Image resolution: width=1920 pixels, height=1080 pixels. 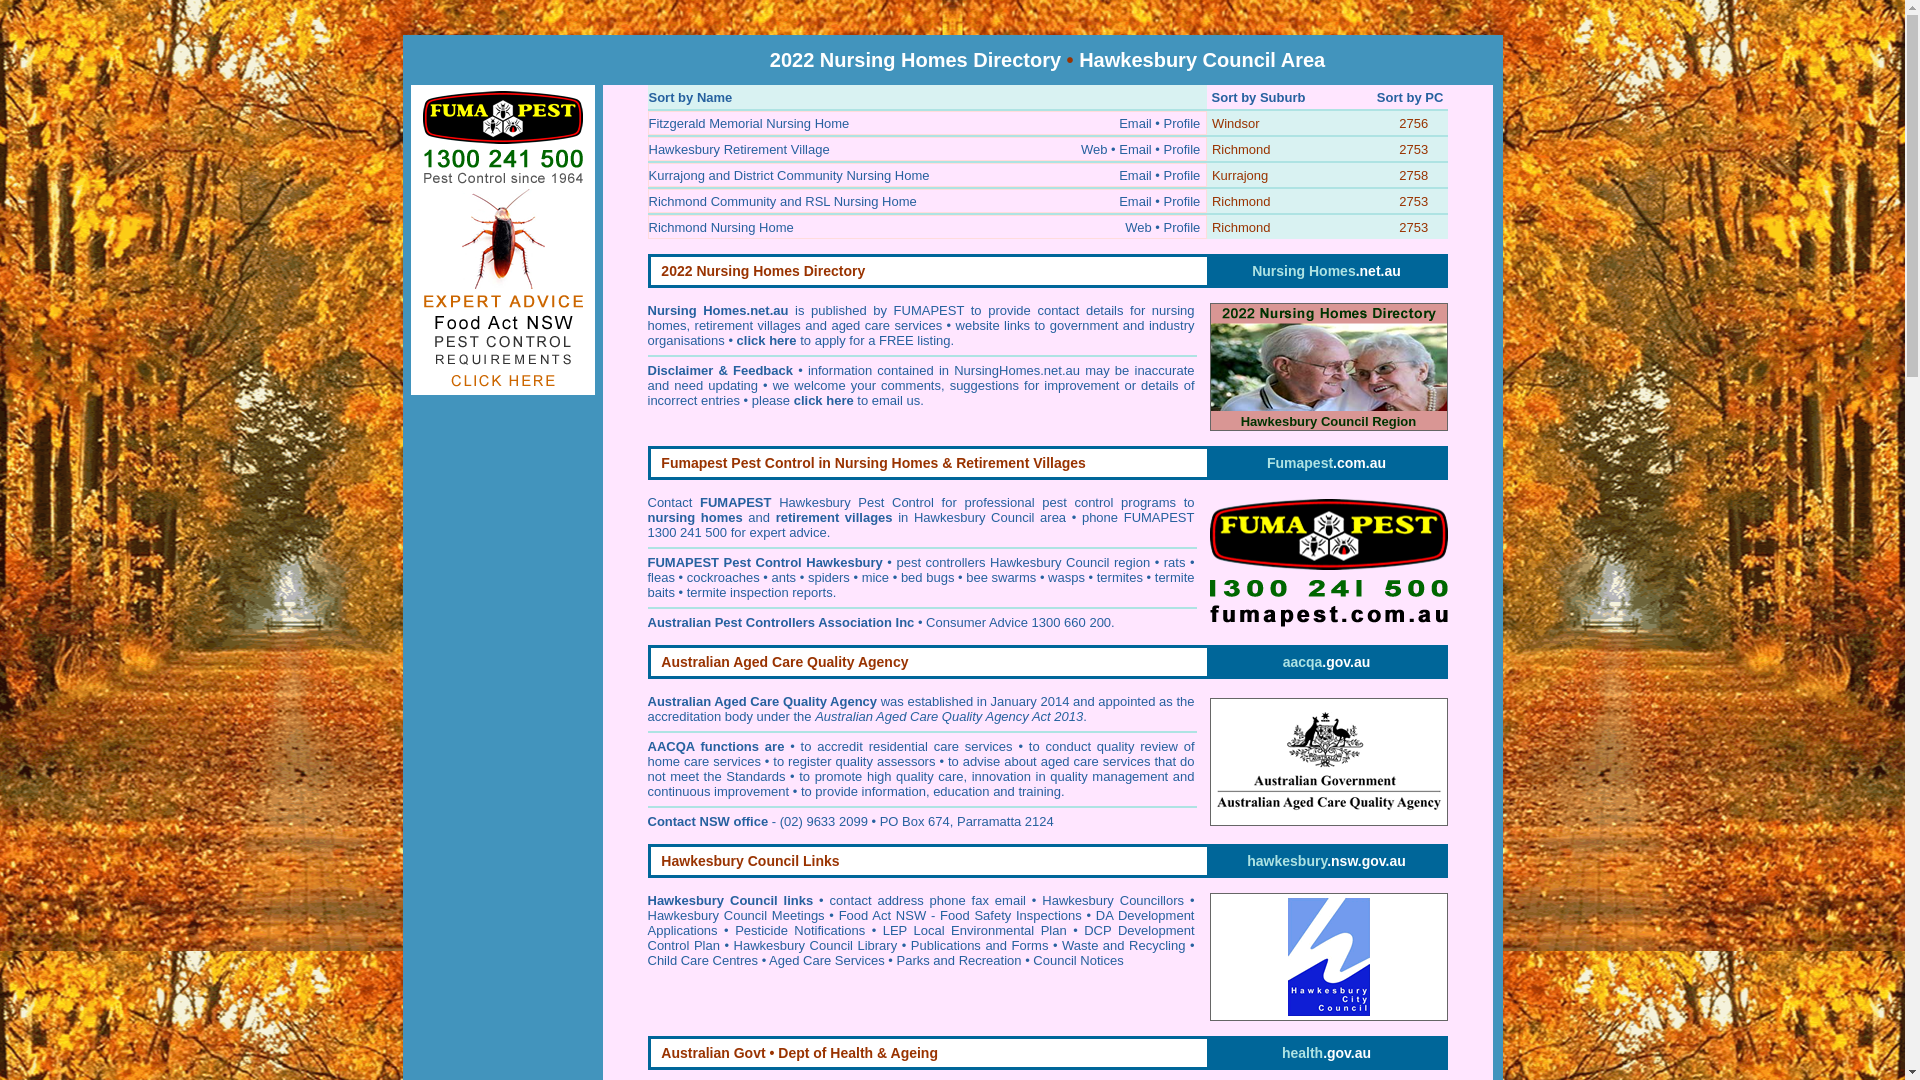 What do you see at coordinates (1326, 270) in the screenshot?
I see `'Nursing Homes.net.au'` at bounding box center [1326, 270].